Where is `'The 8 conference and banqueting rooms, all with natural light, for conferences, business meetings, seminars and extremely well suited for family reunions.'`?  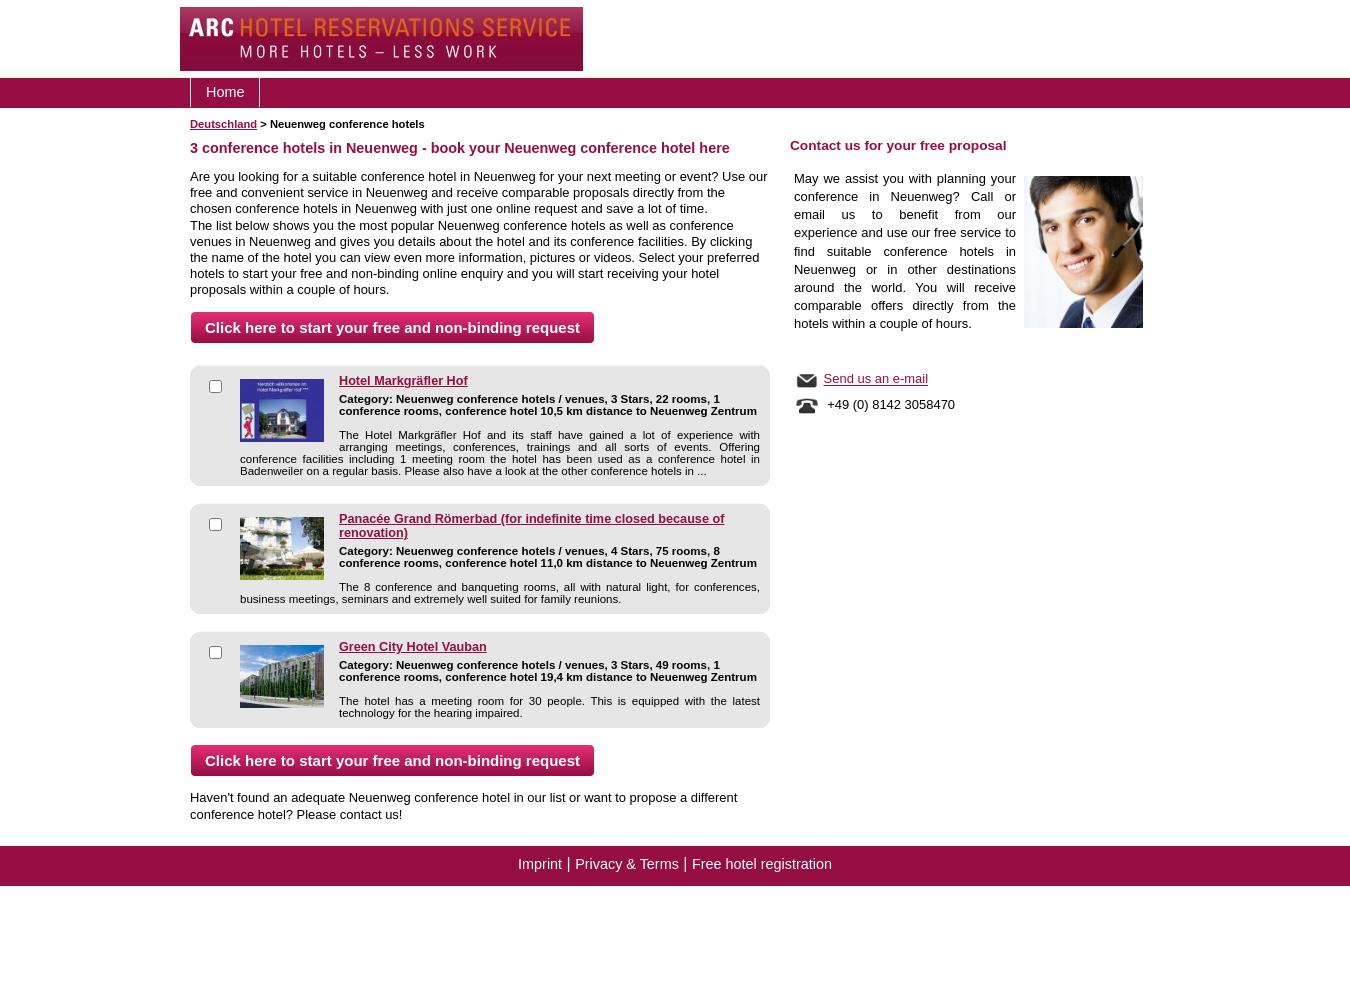
'The 8 conference and banqueting rooms, all with natural light, for conferences, business meetings, seminars and extremely well suited for family reunions.' is located at coordinates (499, 592).